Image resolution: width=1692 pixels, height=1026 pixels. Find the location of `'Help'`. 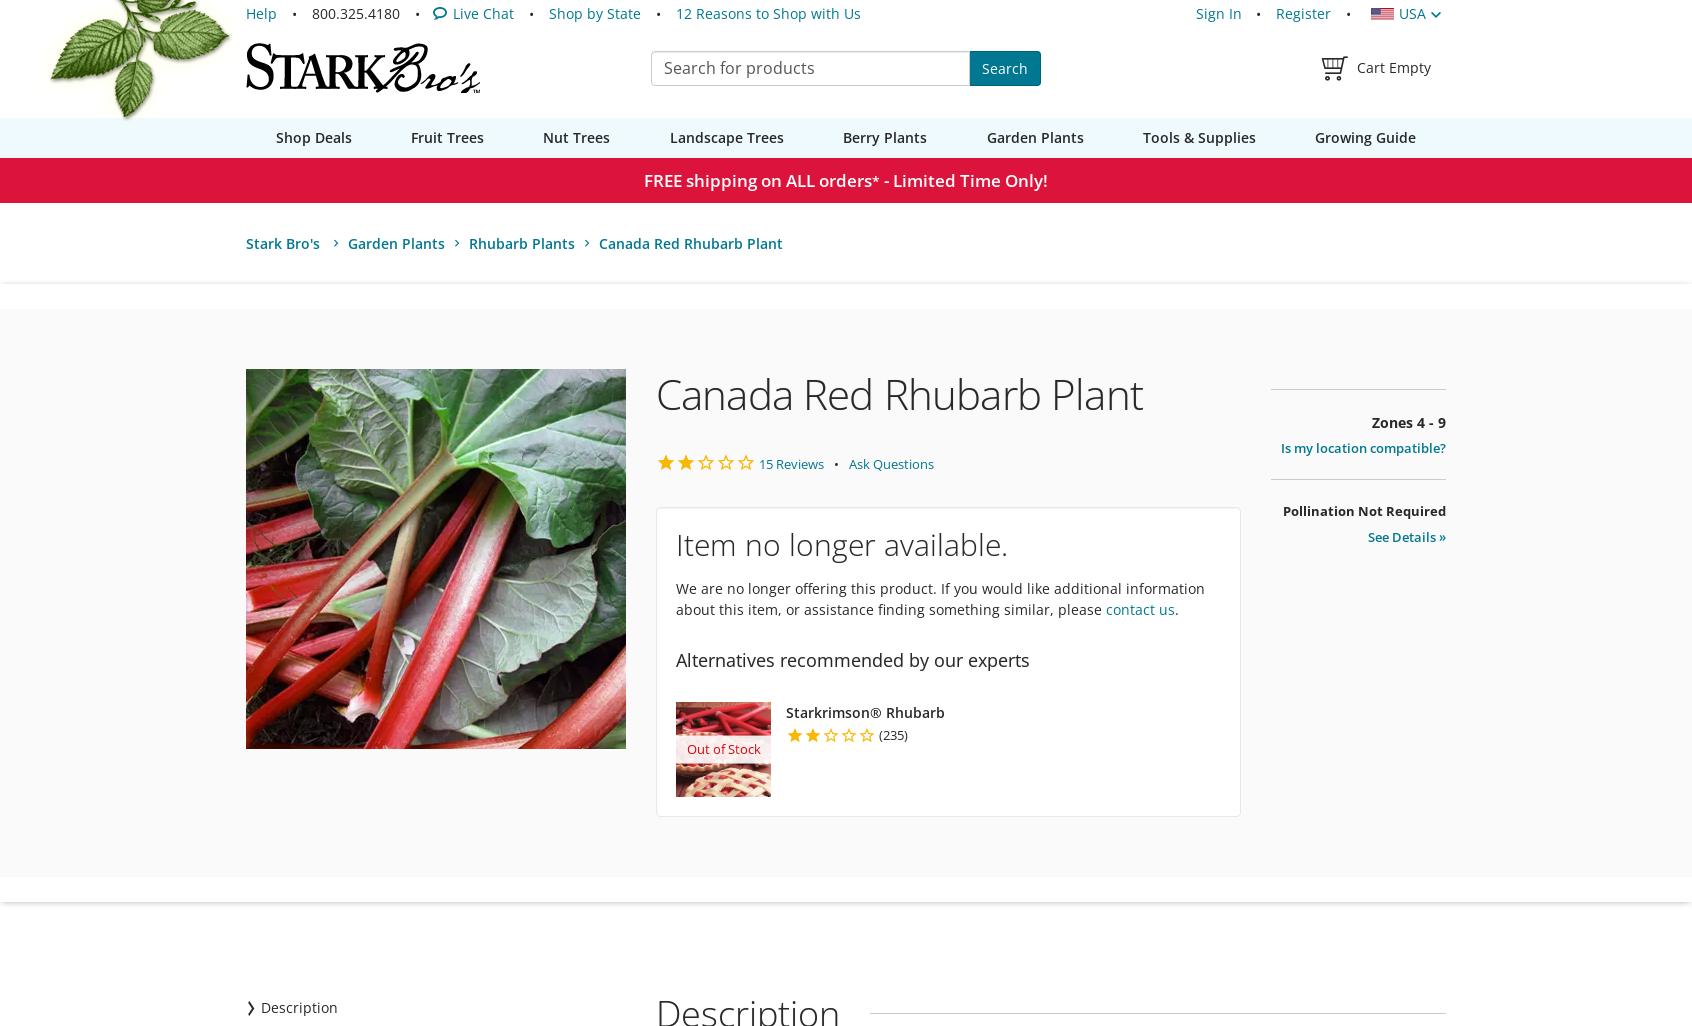

'Help' is located at coordinates (261, 13).